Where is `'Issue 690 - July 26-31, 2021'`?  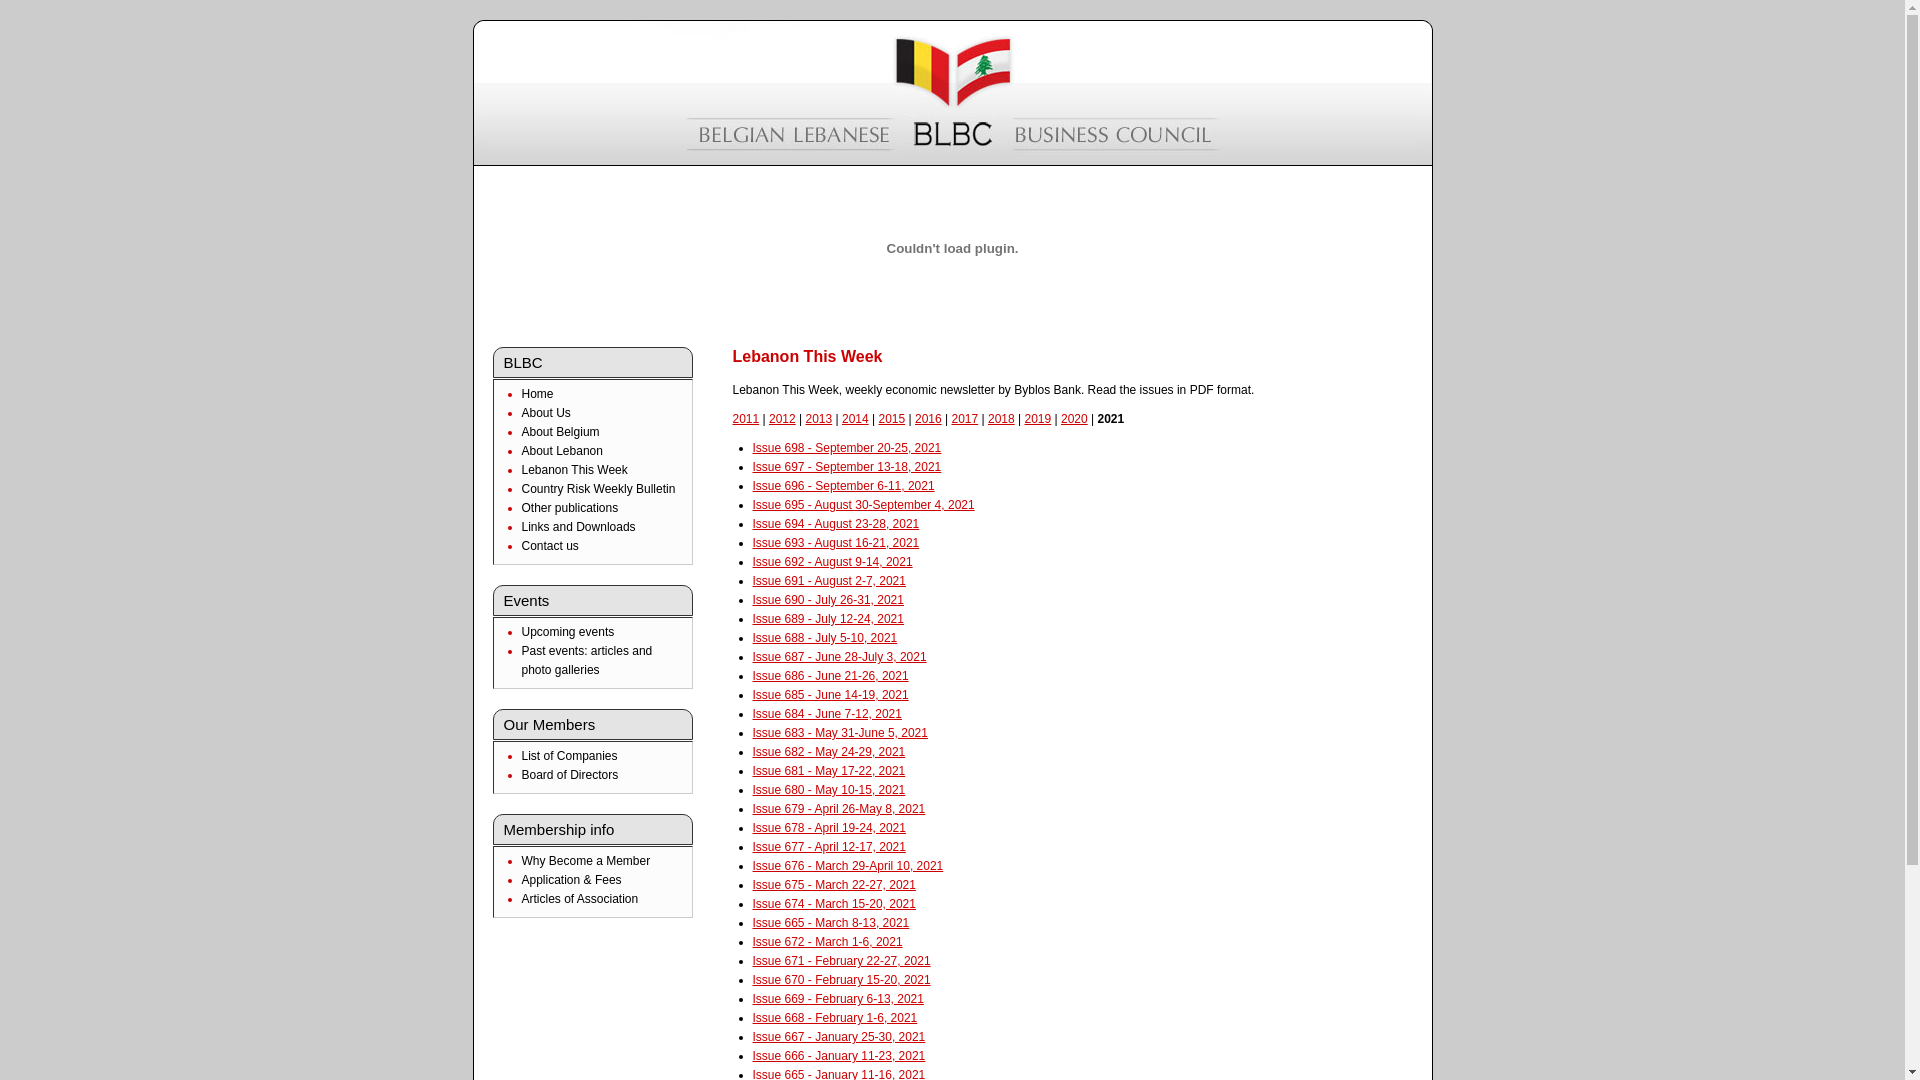
'Issue 690 - July 26-31, 2021' is located at coordinates (751, 599).